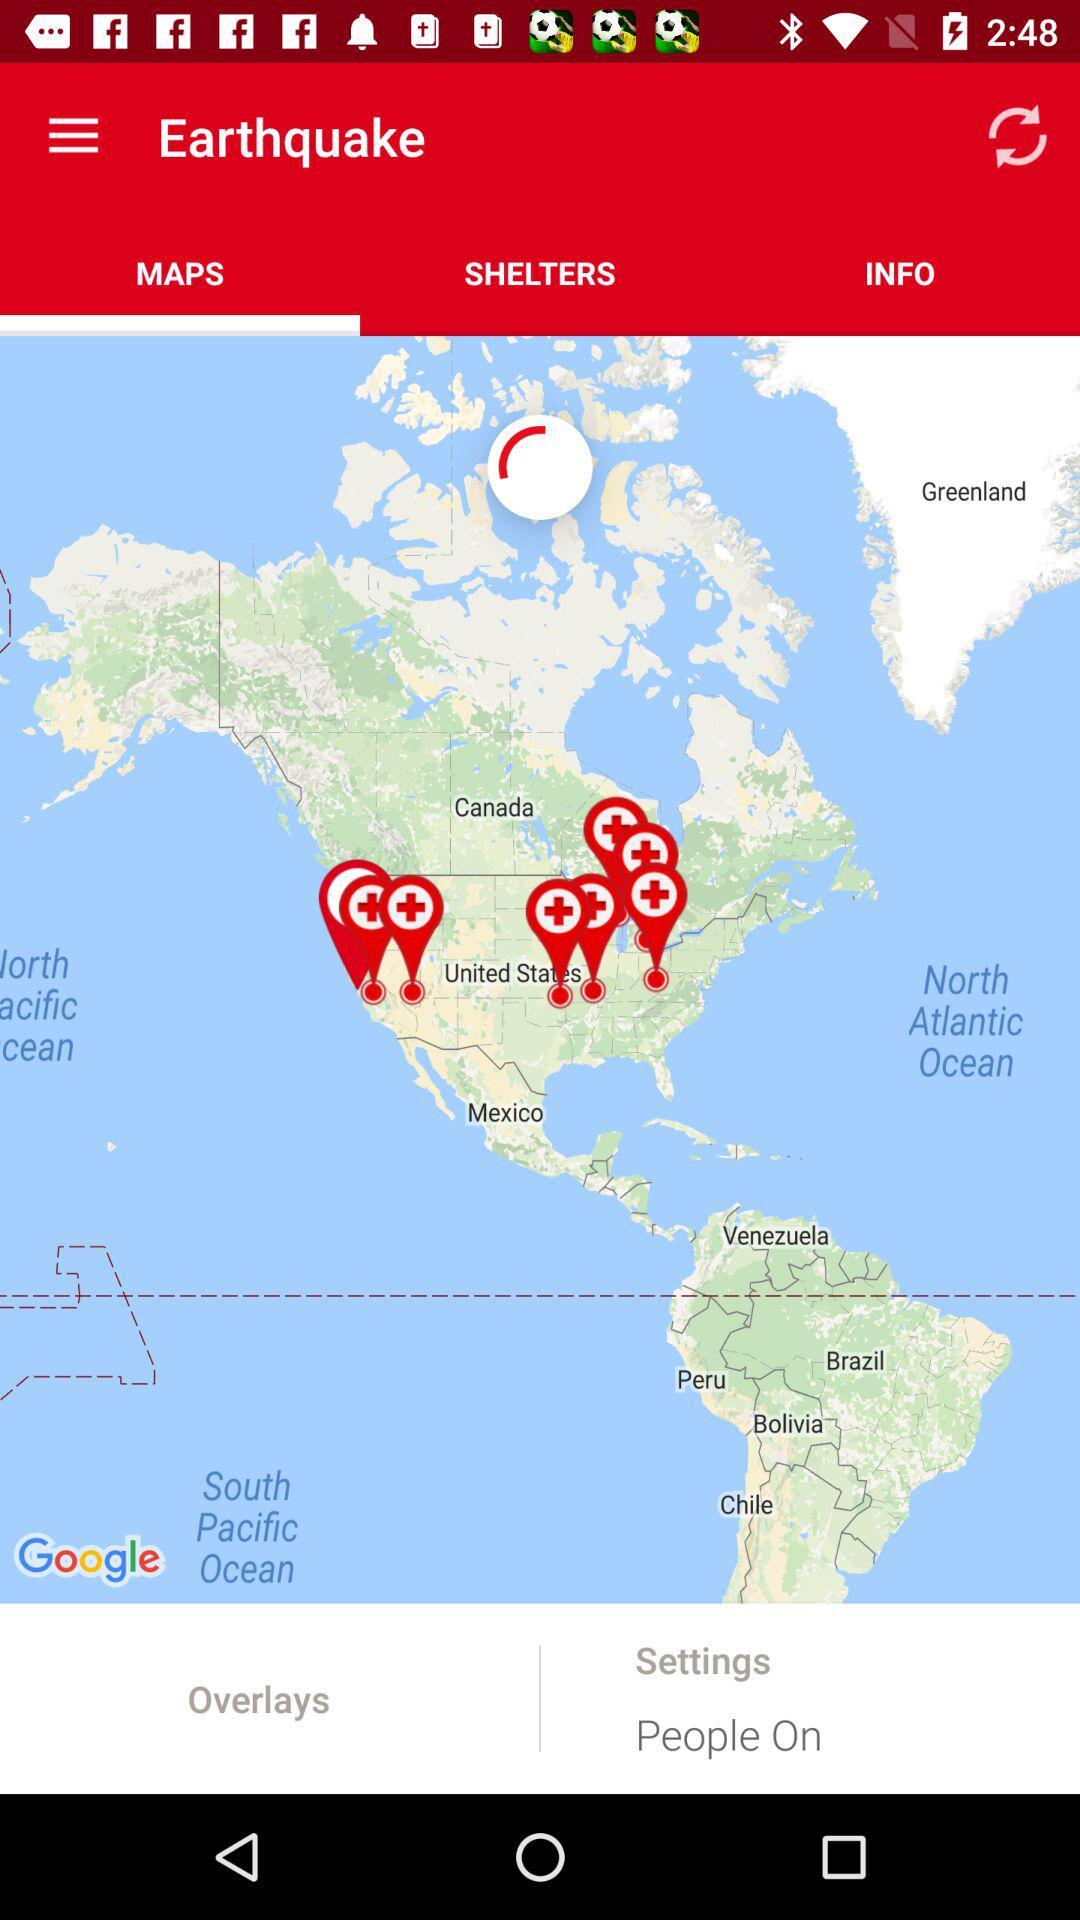 The image size is (1080, 1920). What do you see at coordinates (898, 272) in the screenshot?
I see `icon next to shelters item` at bounding box center [898, 272].